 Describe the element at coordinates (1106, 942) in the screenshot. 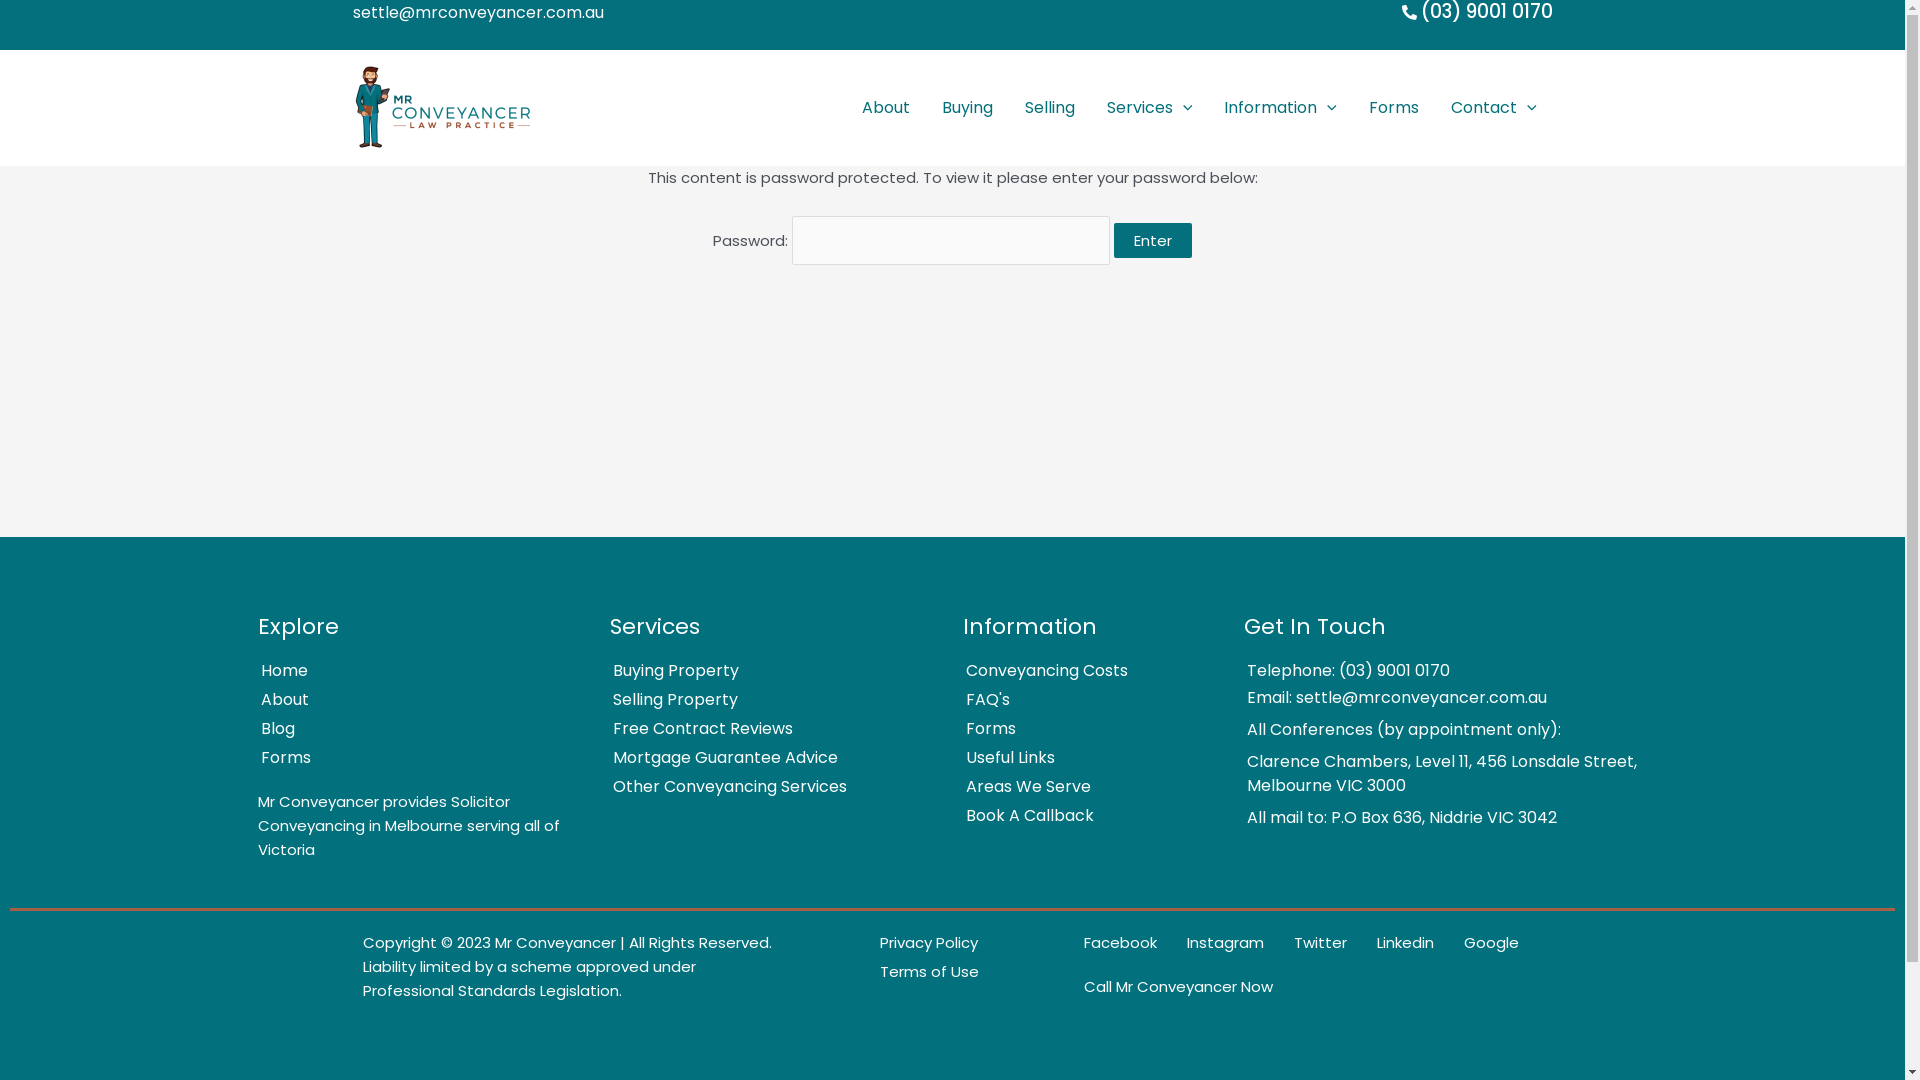

I see `'Facebook'` at that location.